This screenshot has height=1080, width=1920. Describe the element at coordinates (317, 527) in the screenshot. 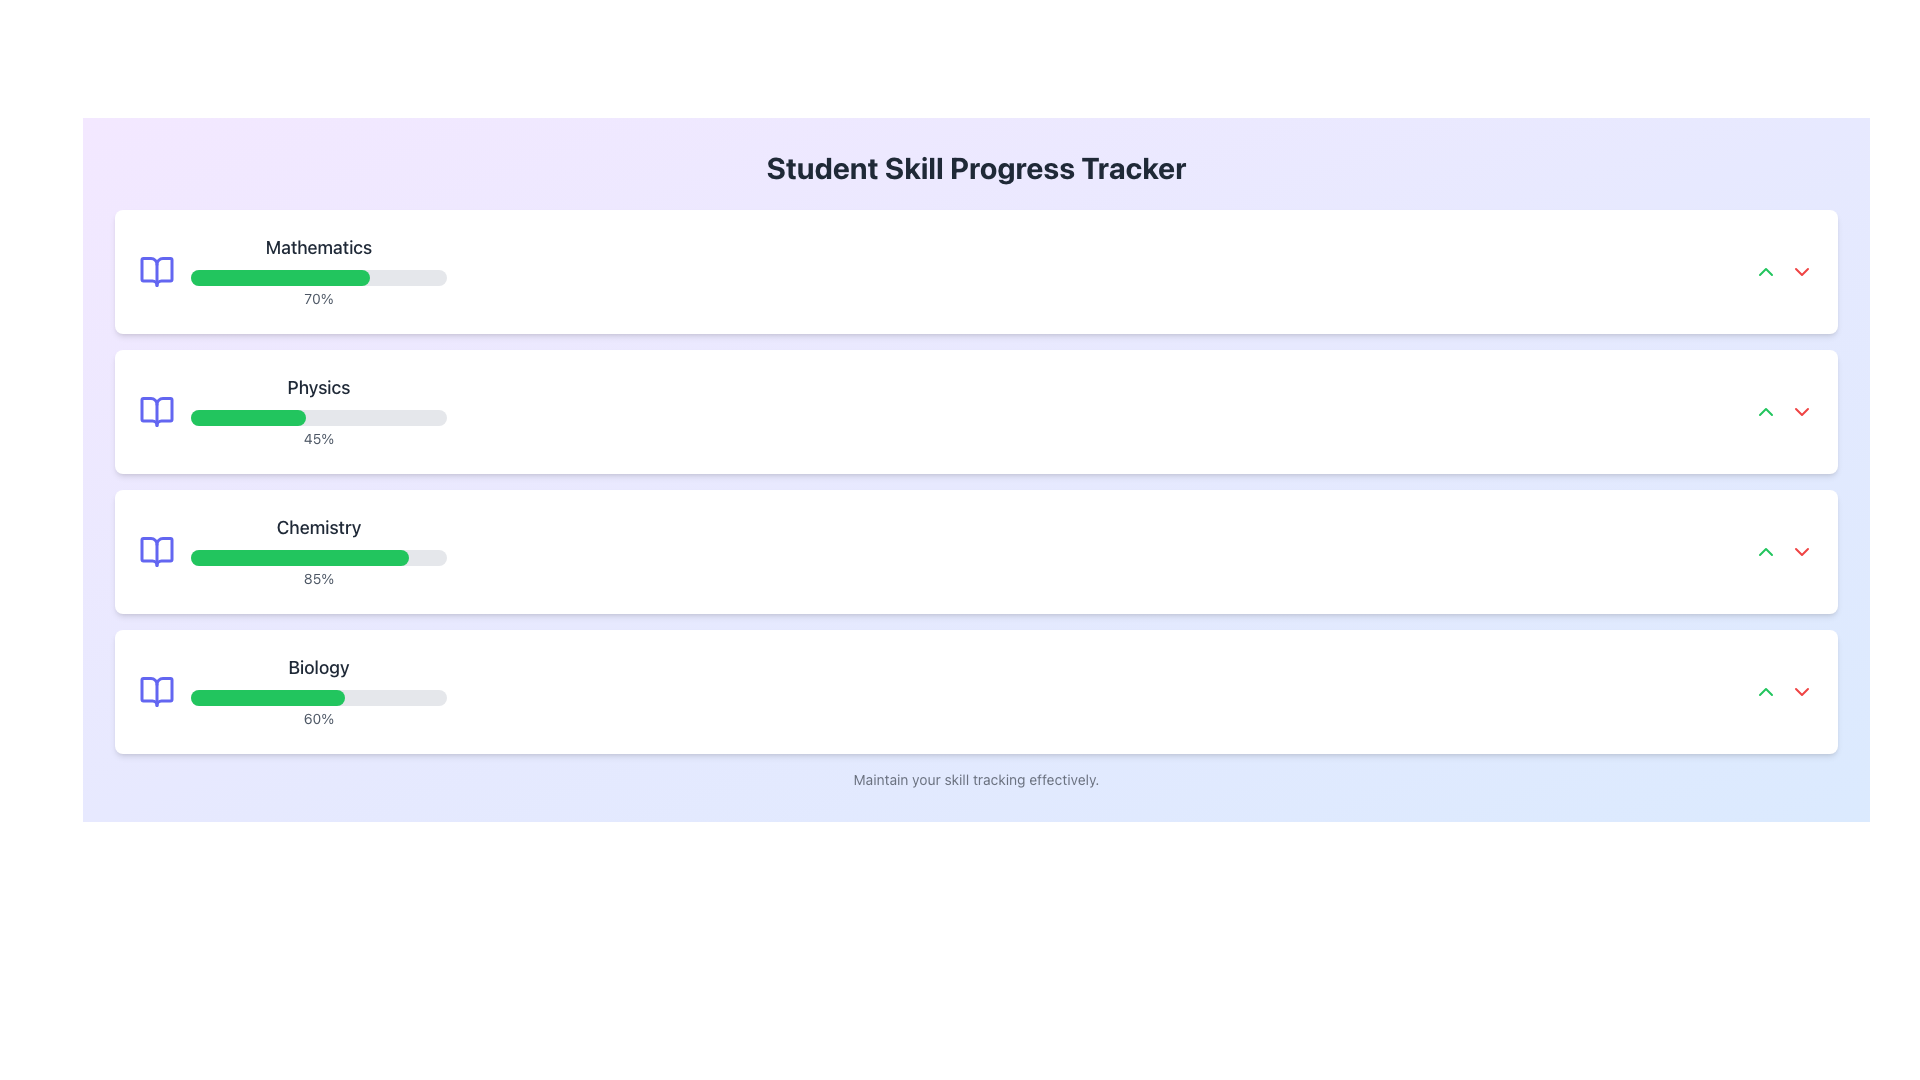

I see `the title text 'Chemistry' in the third entry of the skill progress list, which is styled in dark gray and indicates '85%'` at that location.